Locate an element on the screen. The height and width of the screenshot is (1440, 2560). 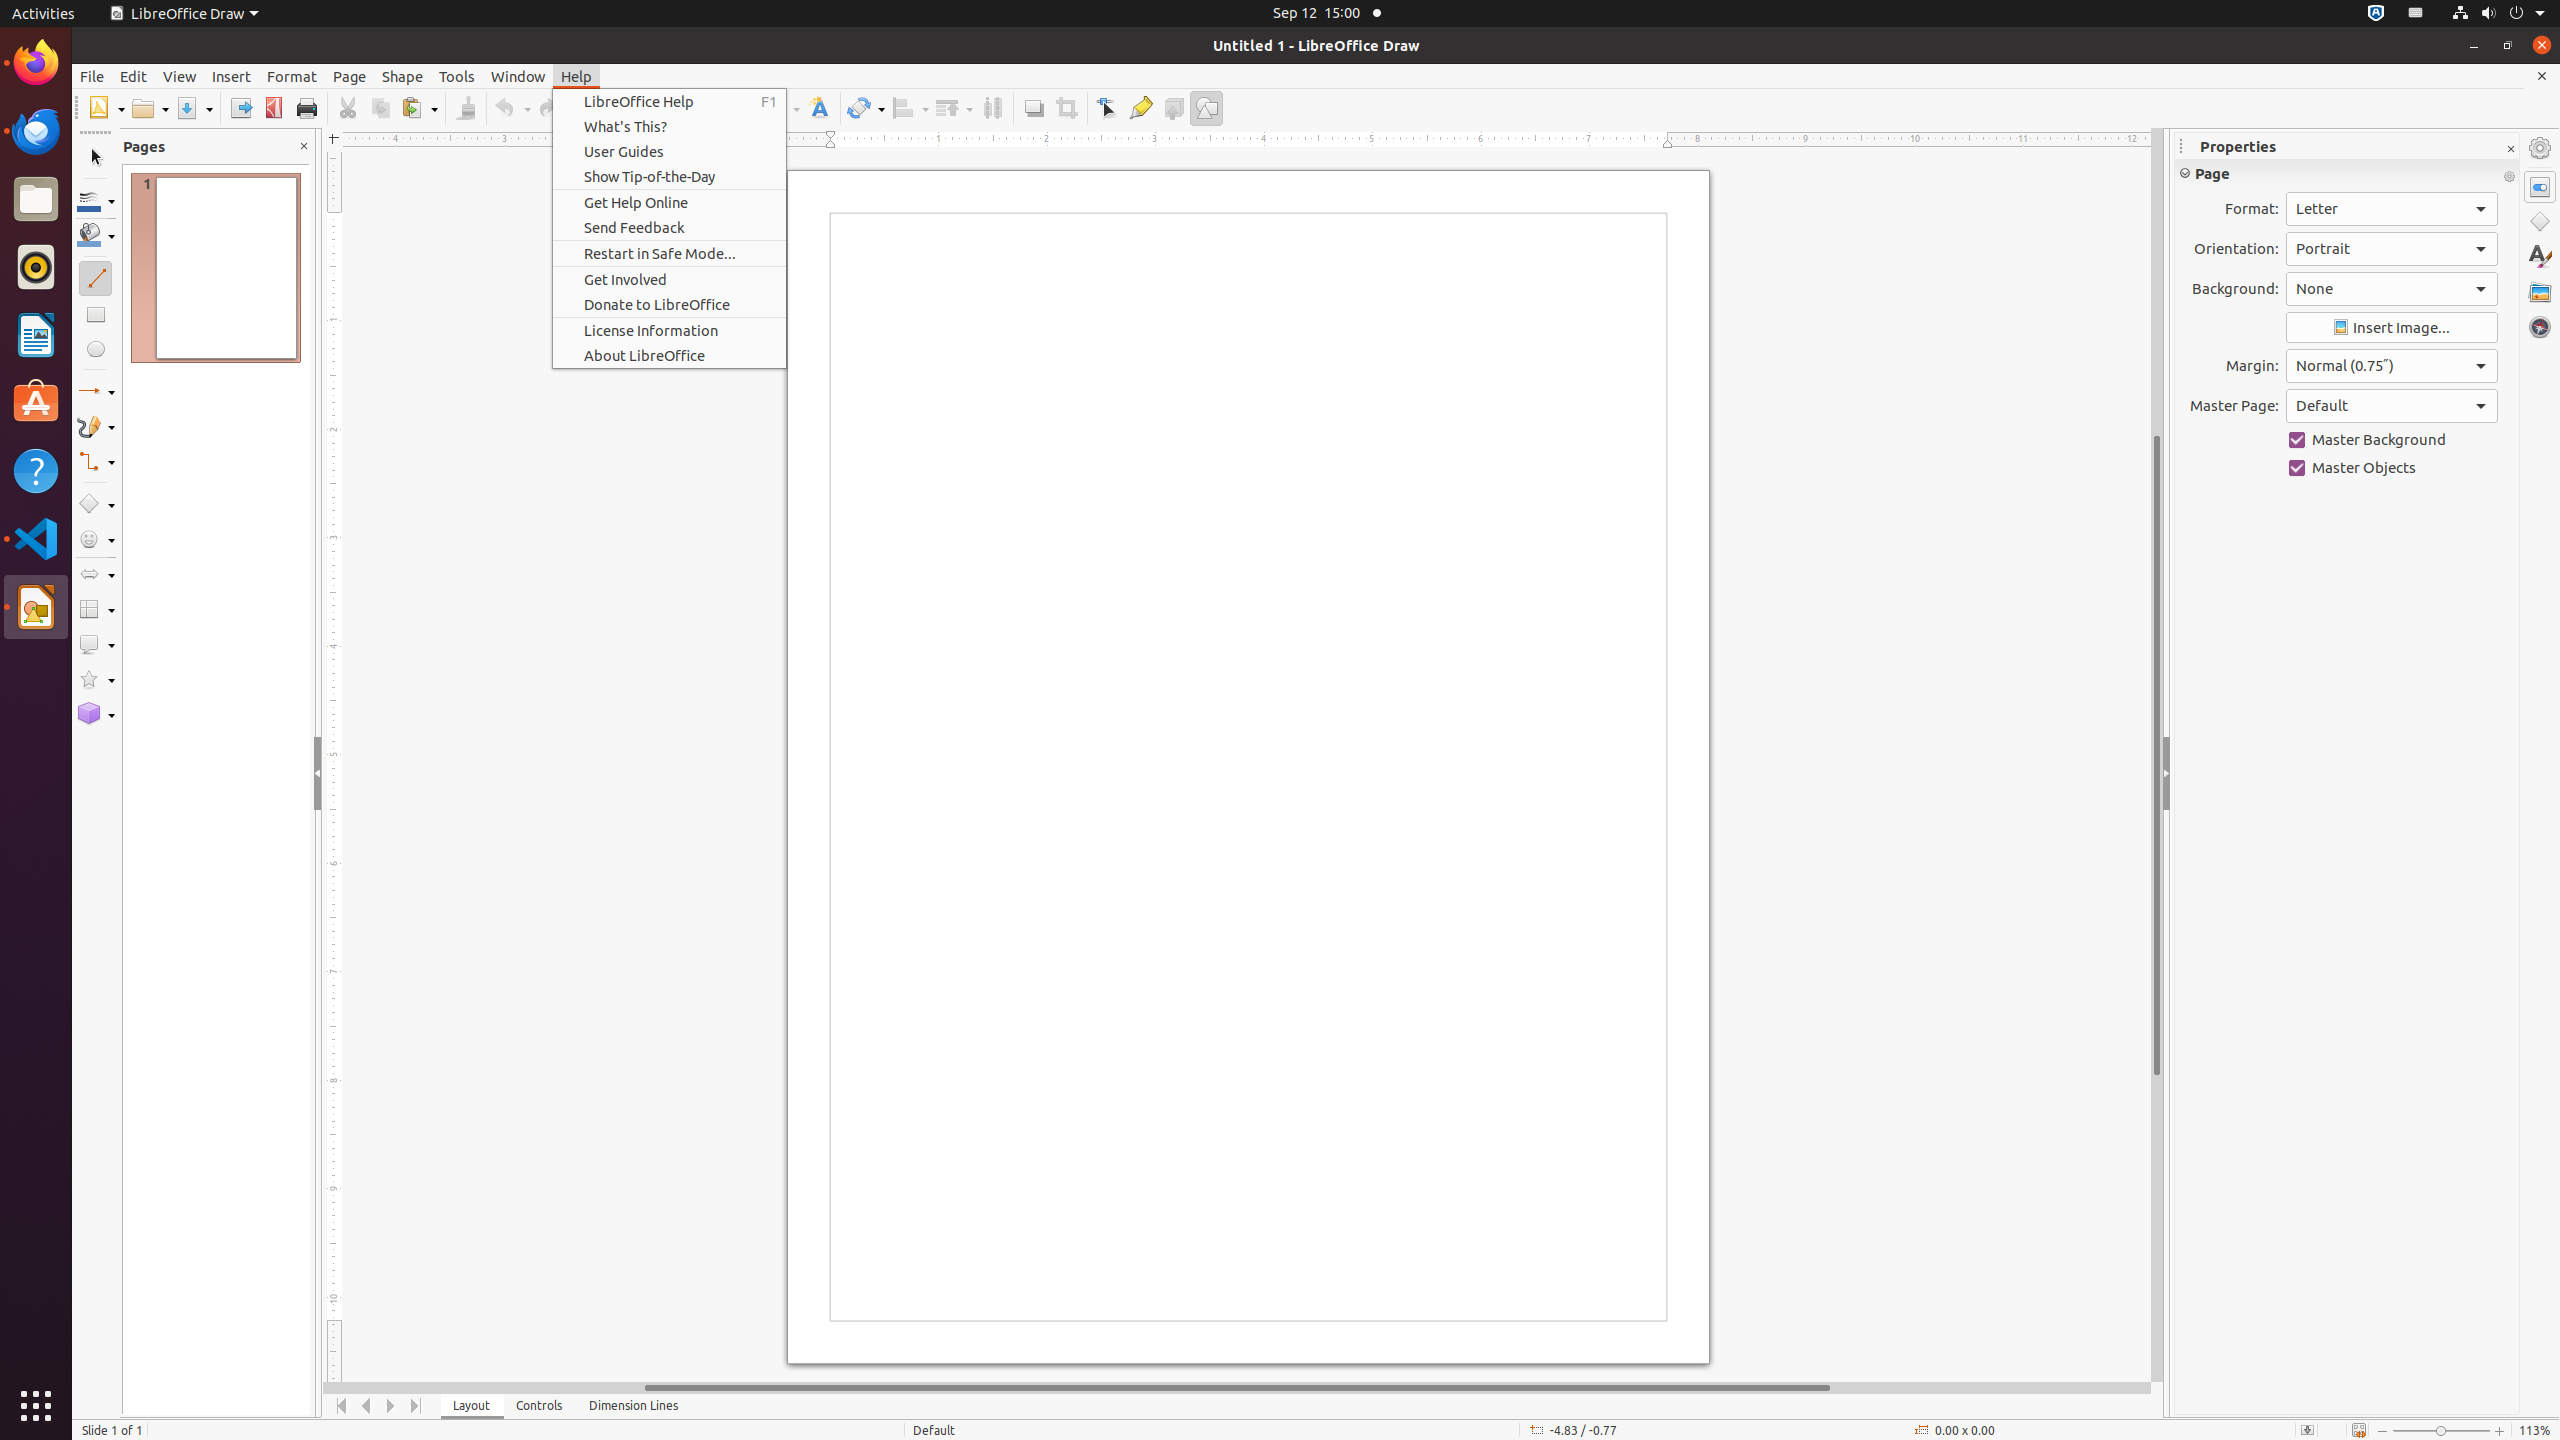
'Line Color' is located at coordinates (95, 199).